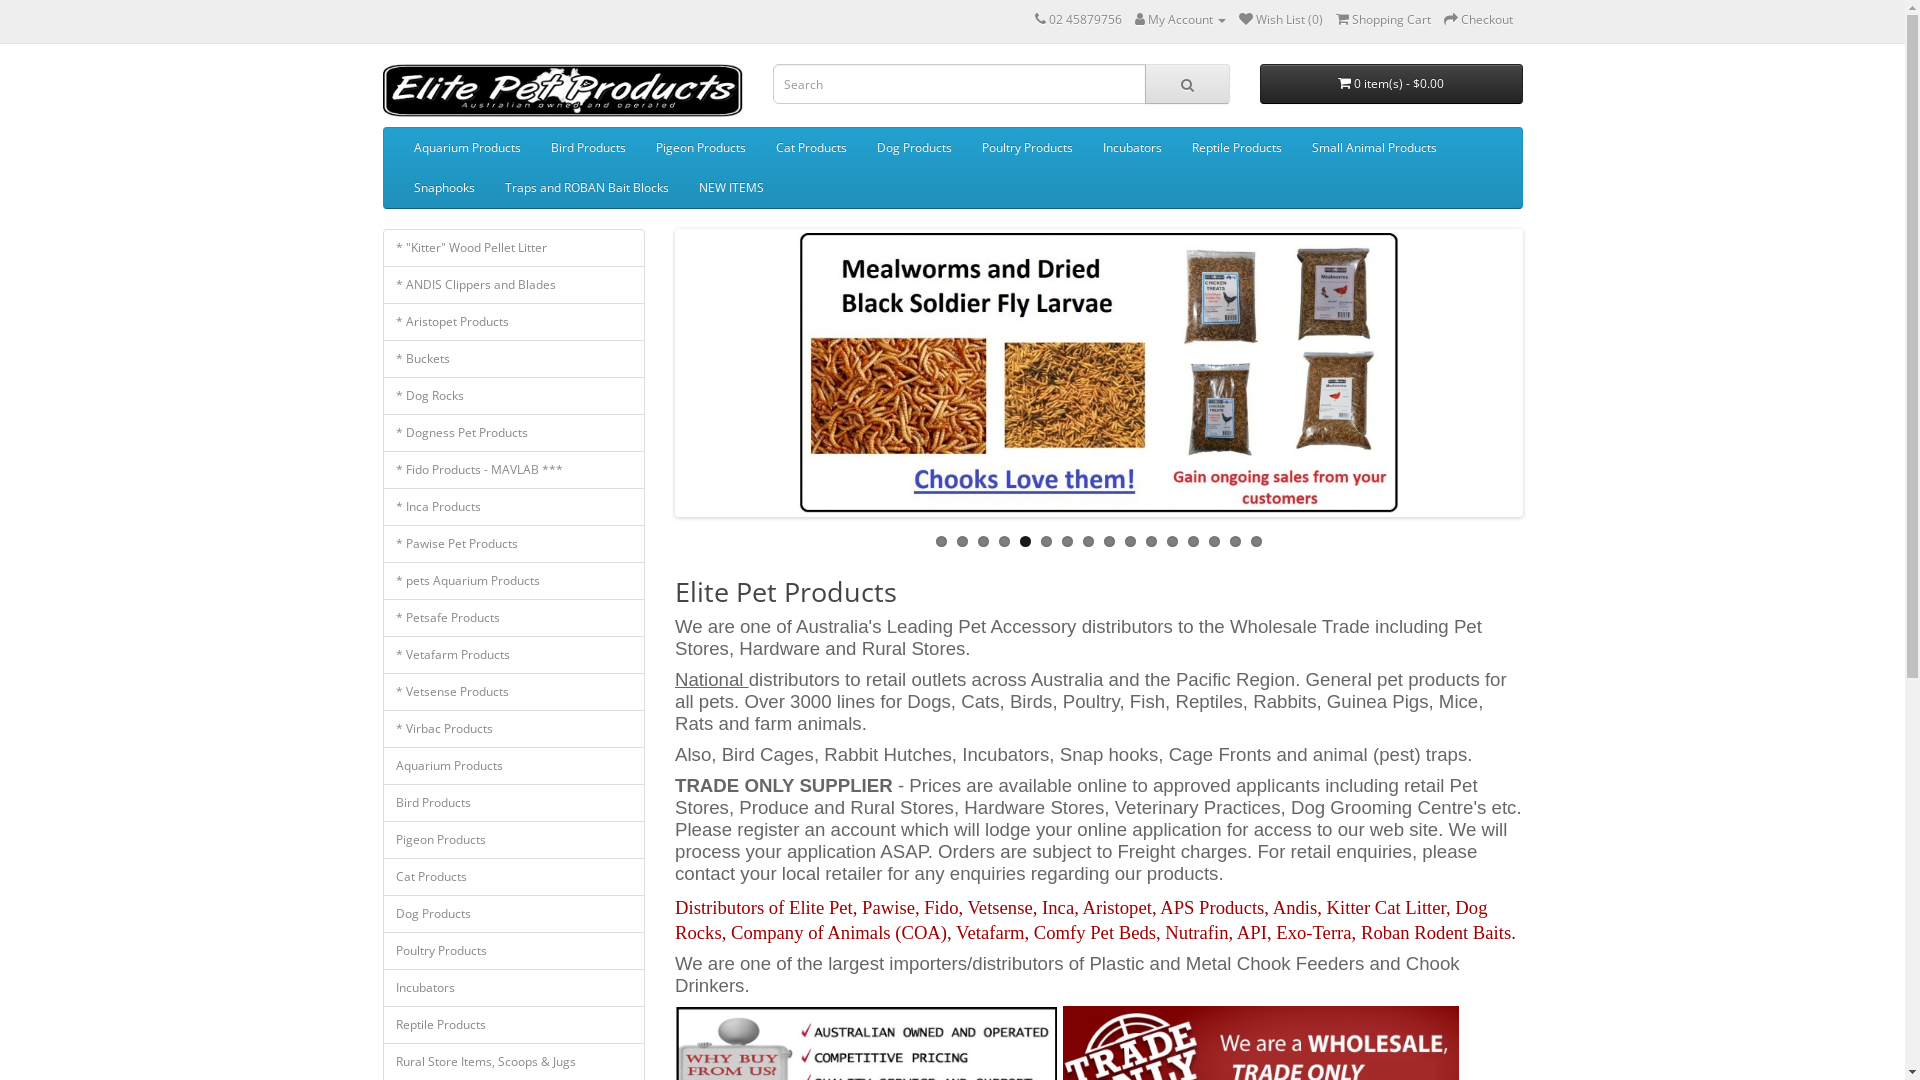 The image size is (1920, 1080). I want to click on '* Virbac Products', so click(513, 729).